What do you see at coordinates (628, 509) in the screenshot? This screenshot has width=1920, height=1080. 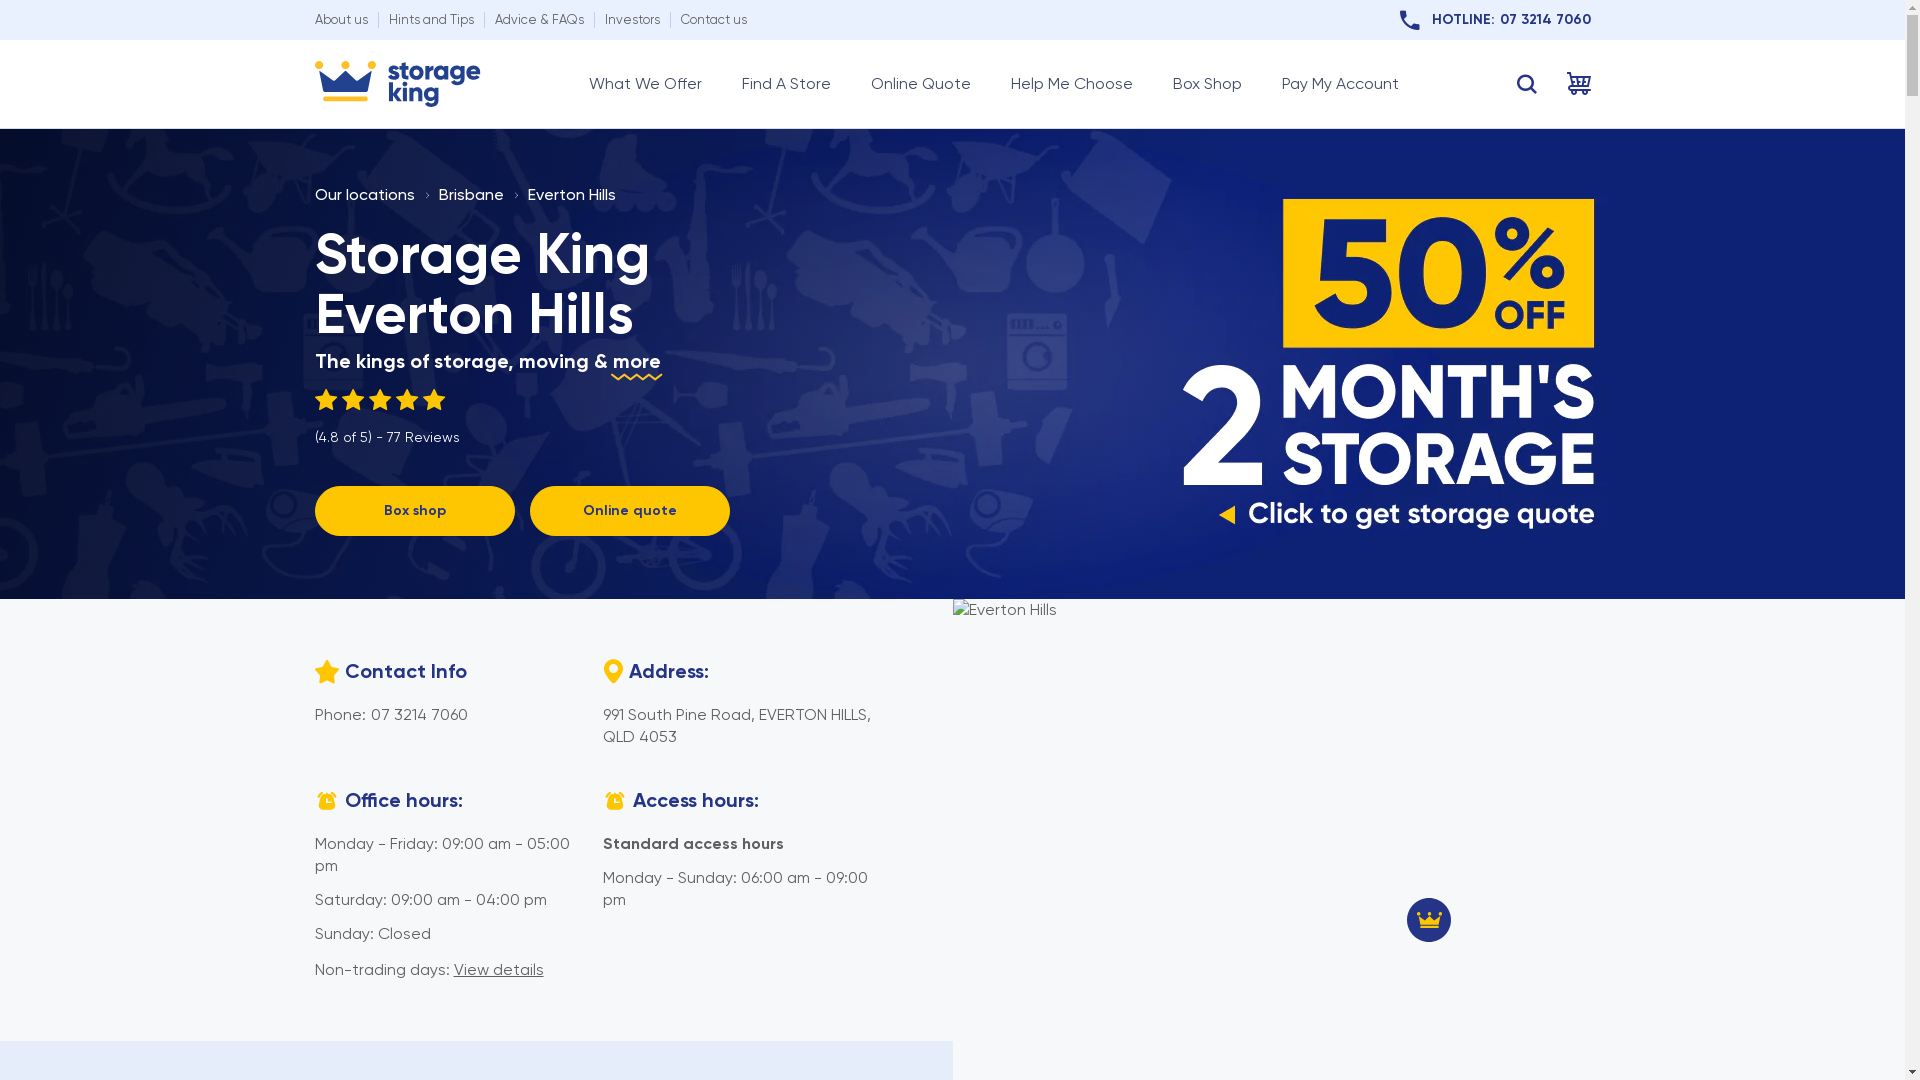 I see `'Online quote'` at bounding box center [628, 509].